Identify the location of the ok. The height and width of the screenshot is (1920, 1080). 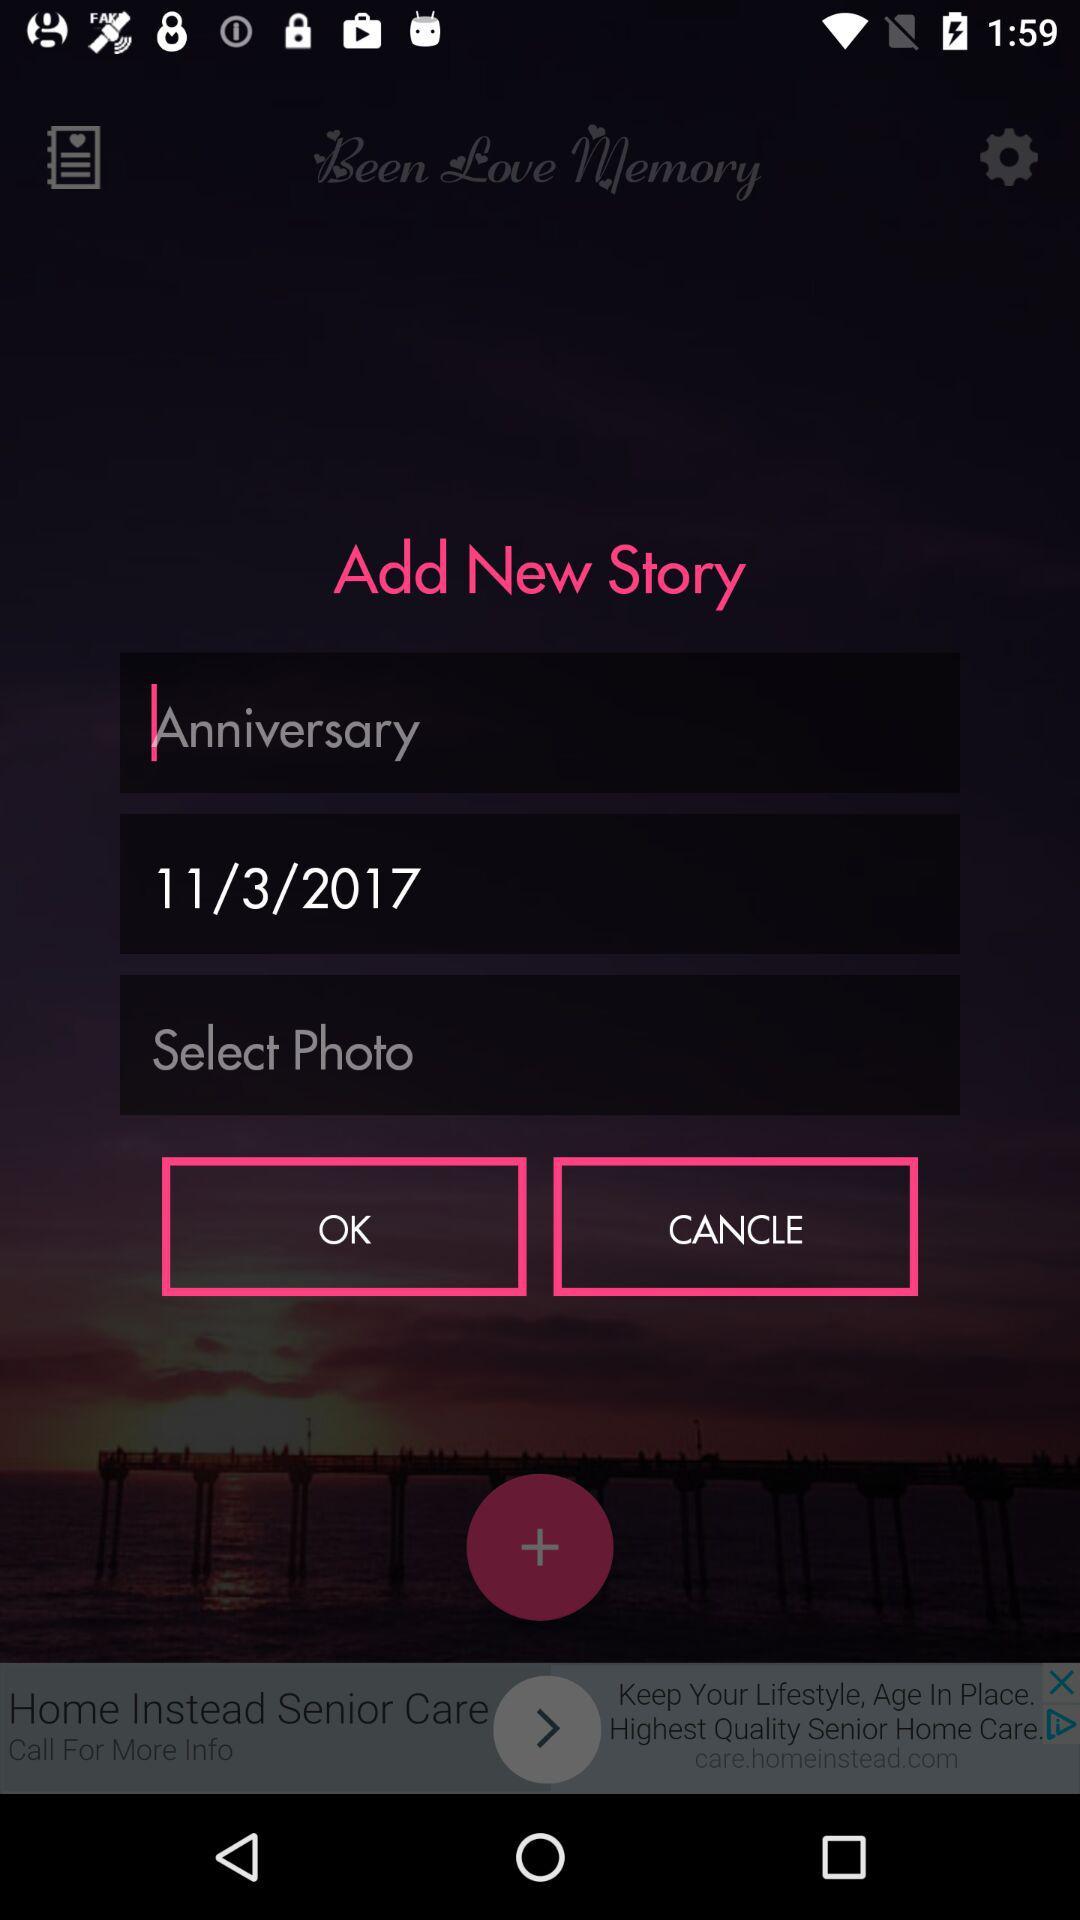
(343, 1225).